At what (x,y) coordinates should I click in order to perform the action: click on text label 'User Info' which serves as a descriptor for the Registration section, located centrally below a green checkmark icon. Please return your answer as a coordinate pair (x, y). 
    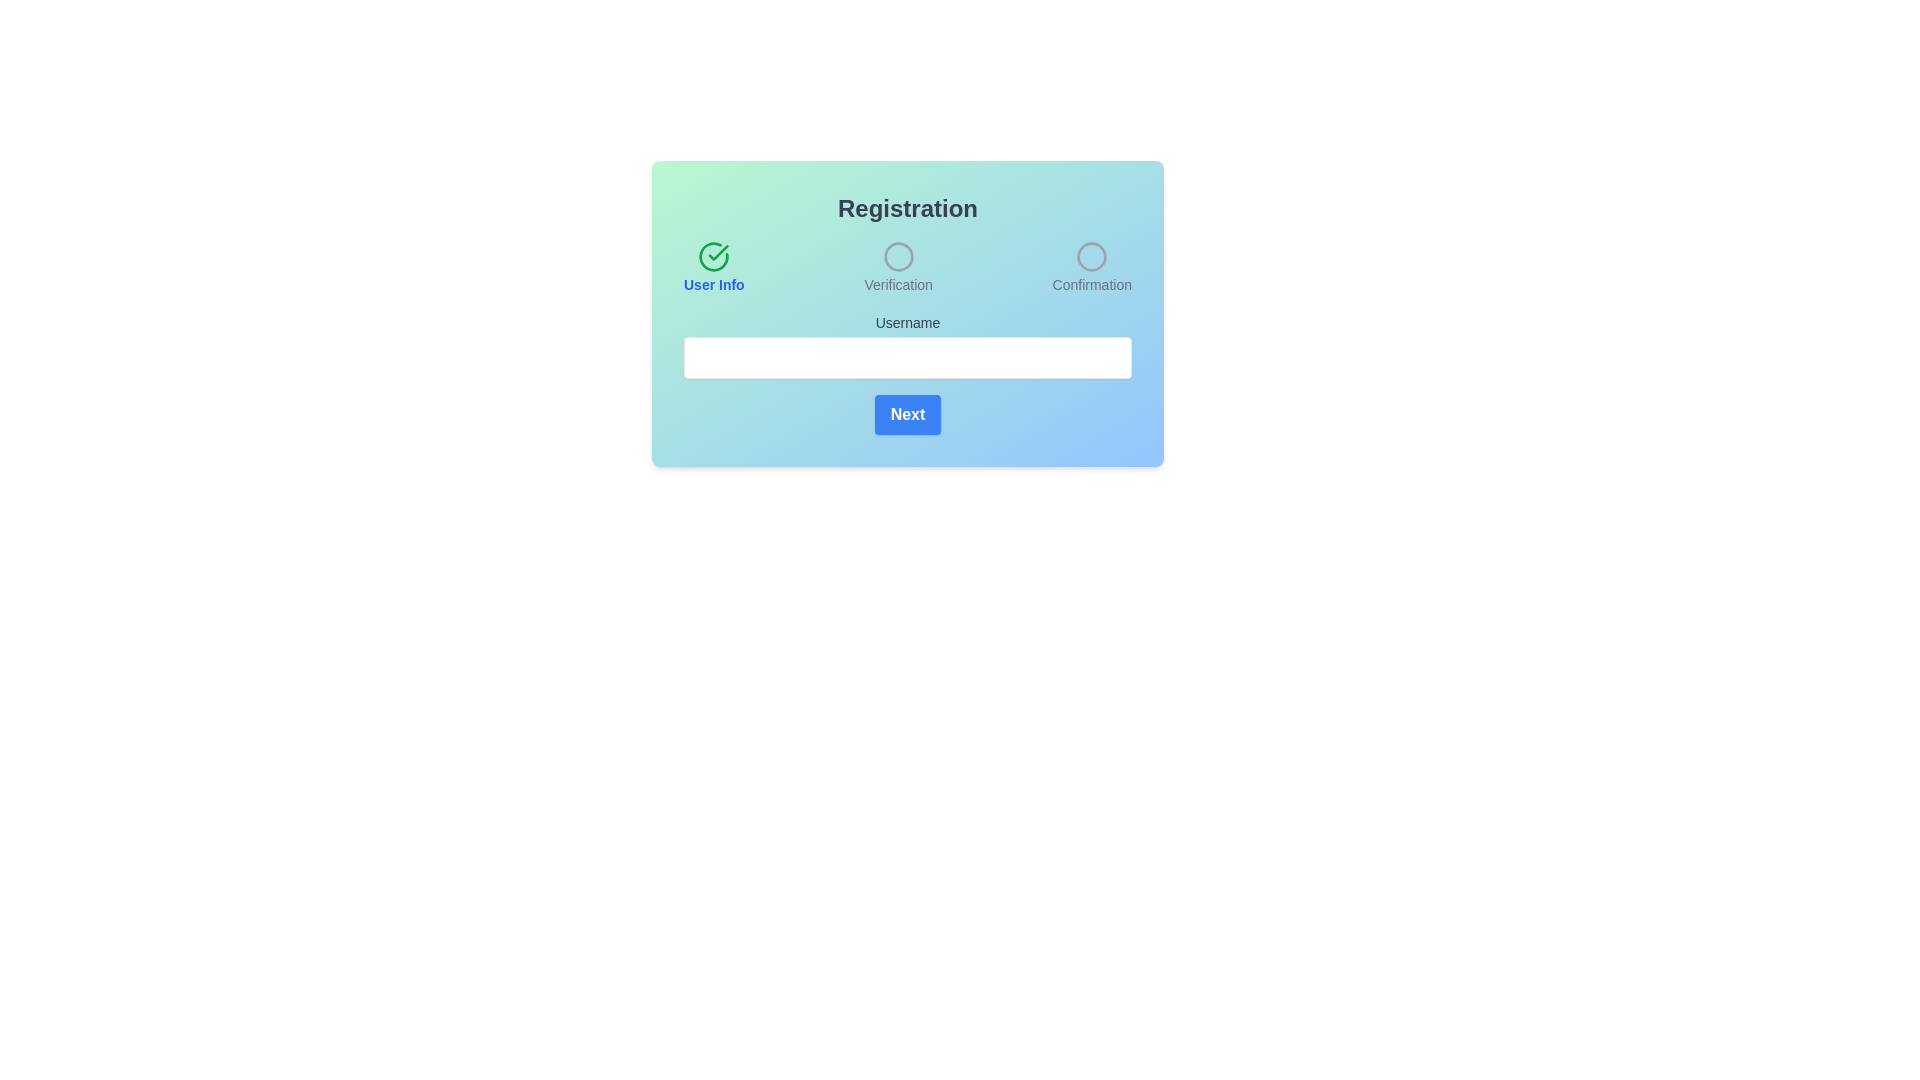
    Looking at the image, I should click on (714, 285).